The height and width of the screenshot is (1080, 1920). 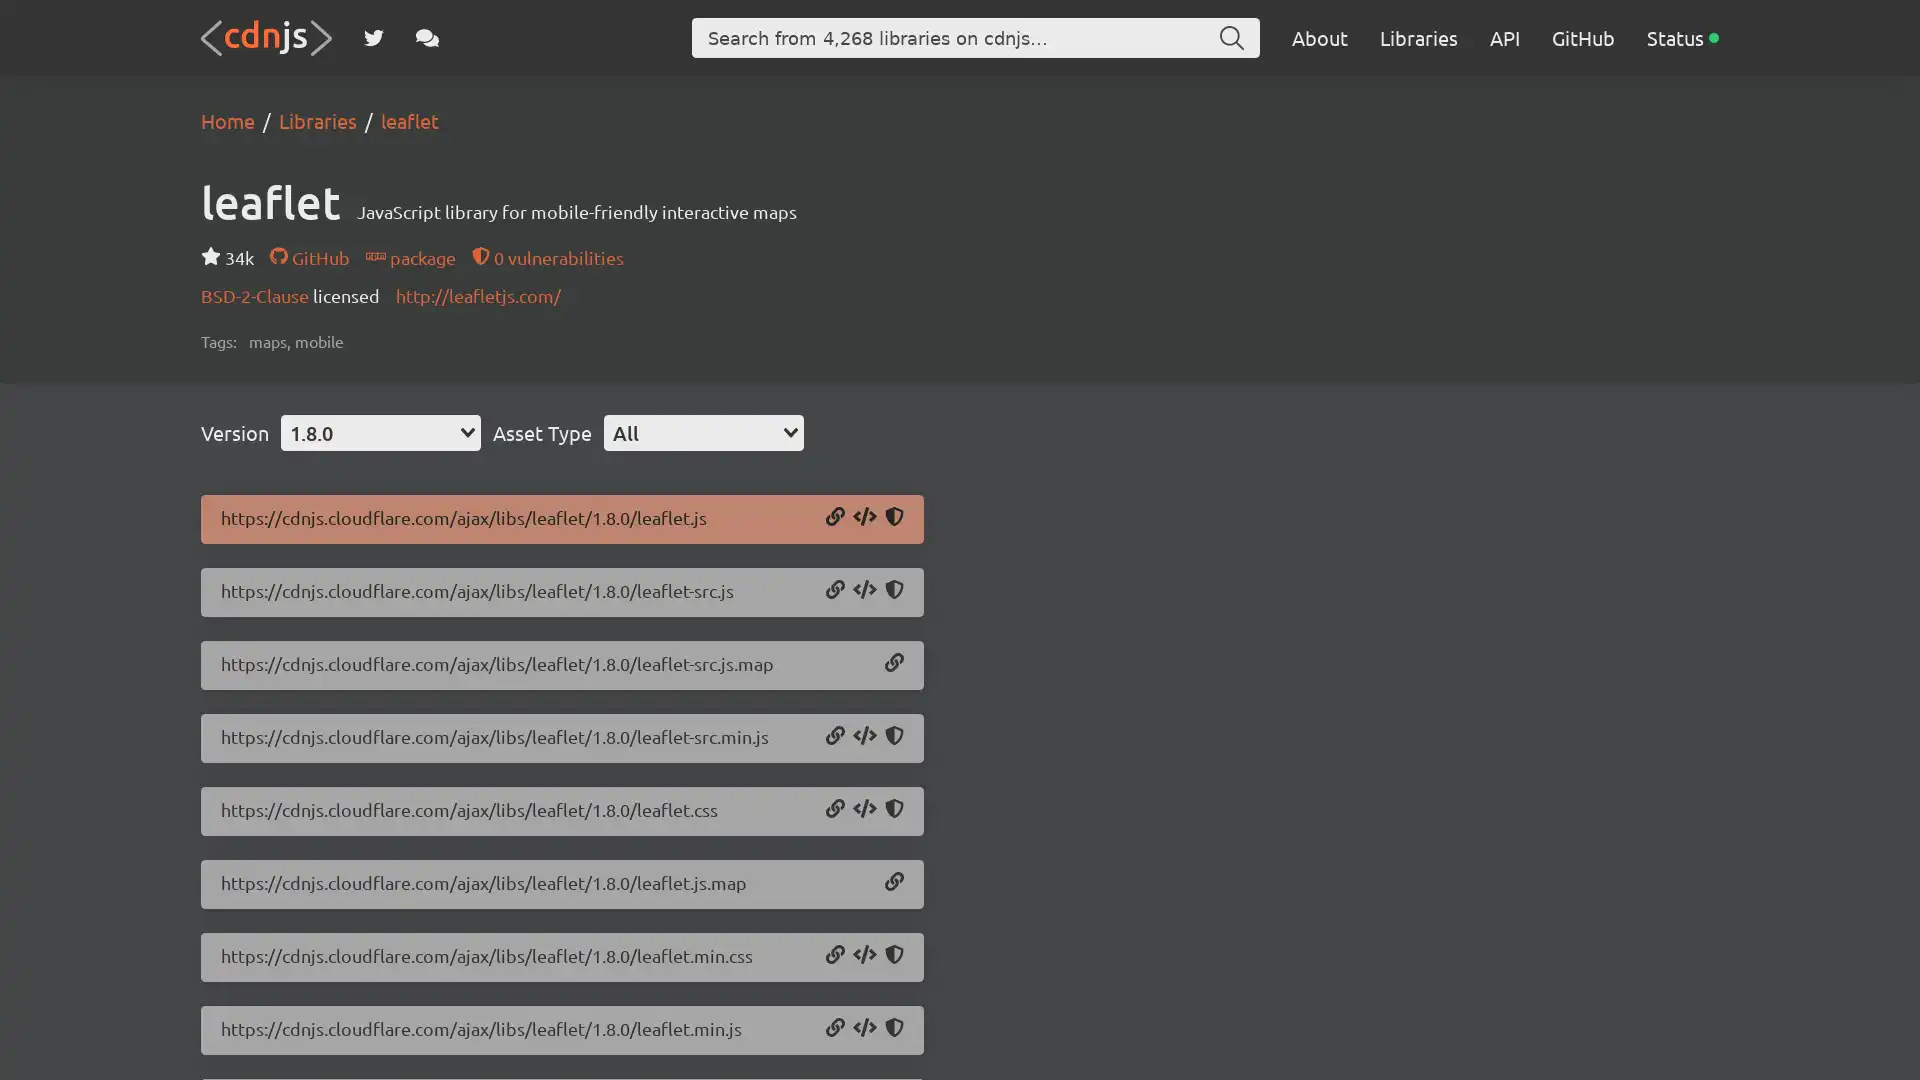 What do you see at coordinates (864, 517) in the screenshot?
I see `Copy Script Tag` at bounding box center [864, 517].